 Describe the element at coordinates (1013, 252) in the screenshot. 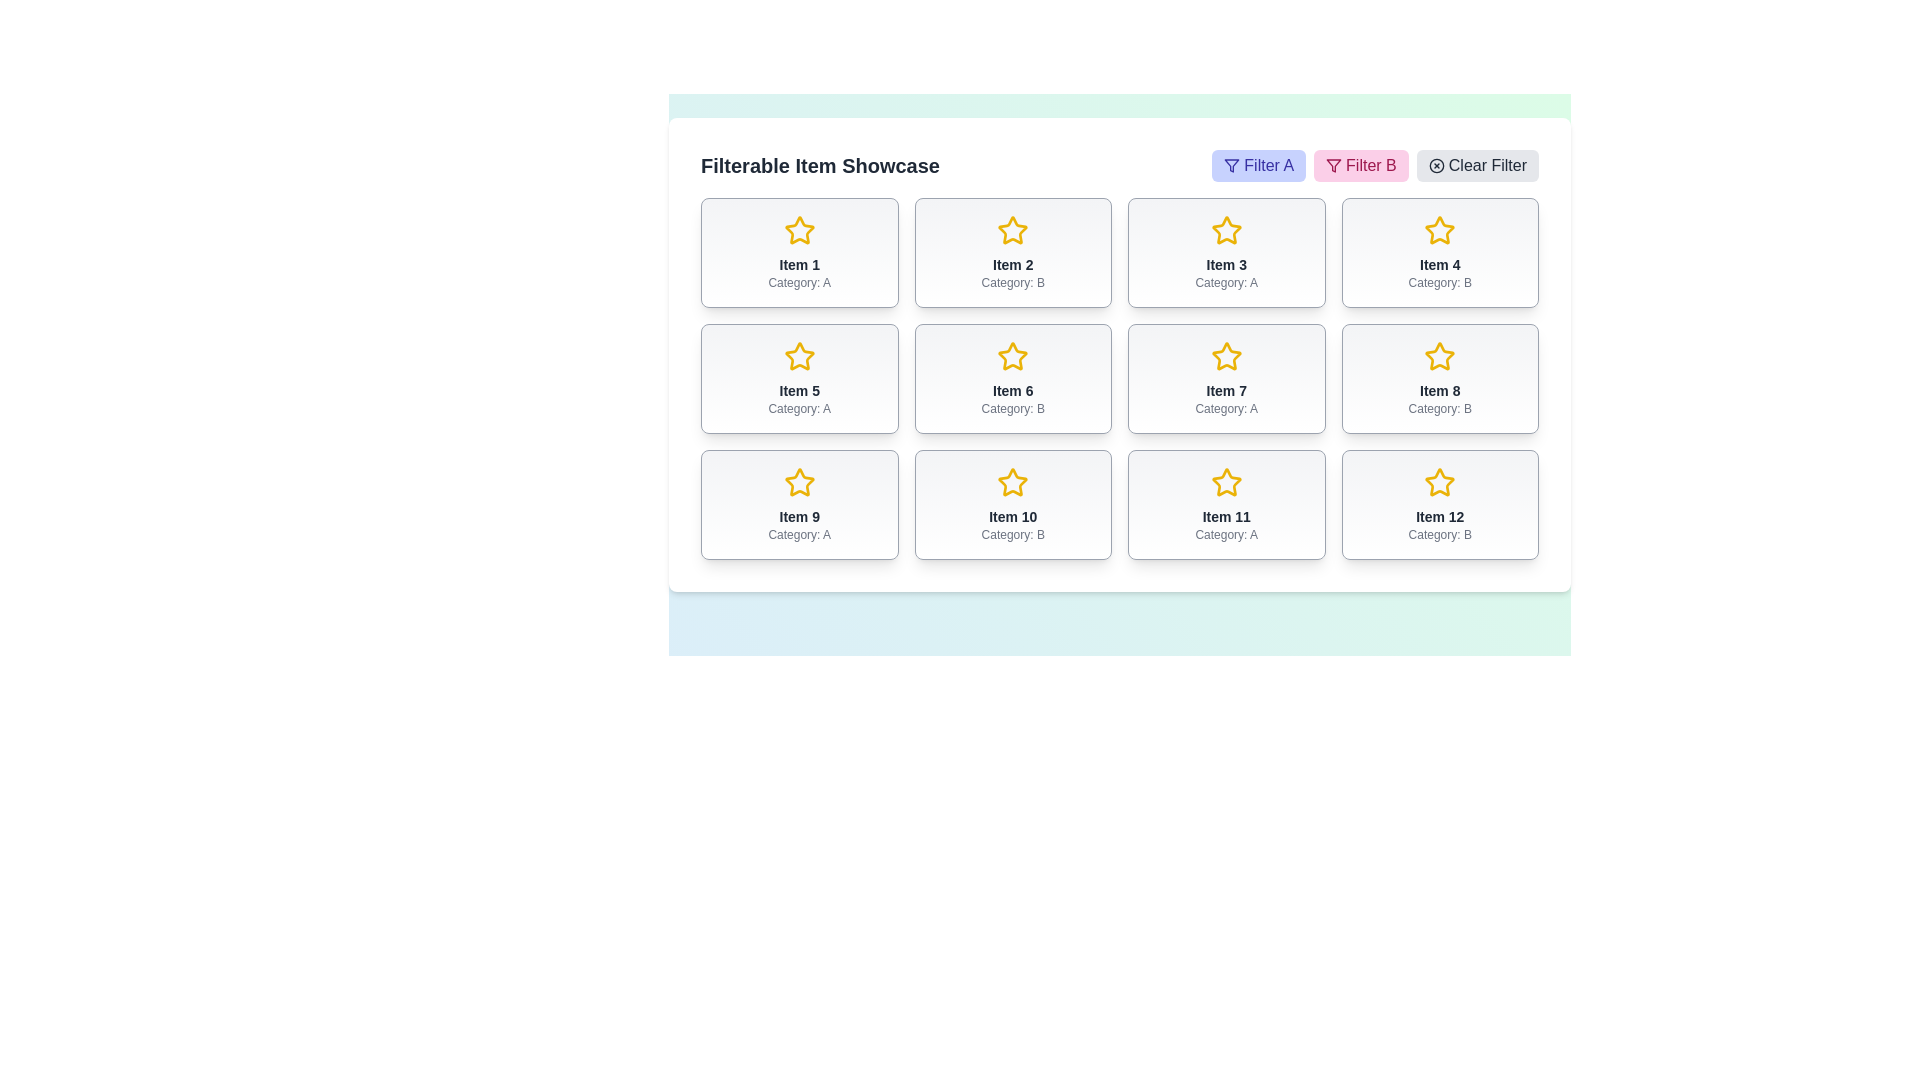

I see `attributes of the second Card component in the grid layout, which displays the item's name and category` at that location.